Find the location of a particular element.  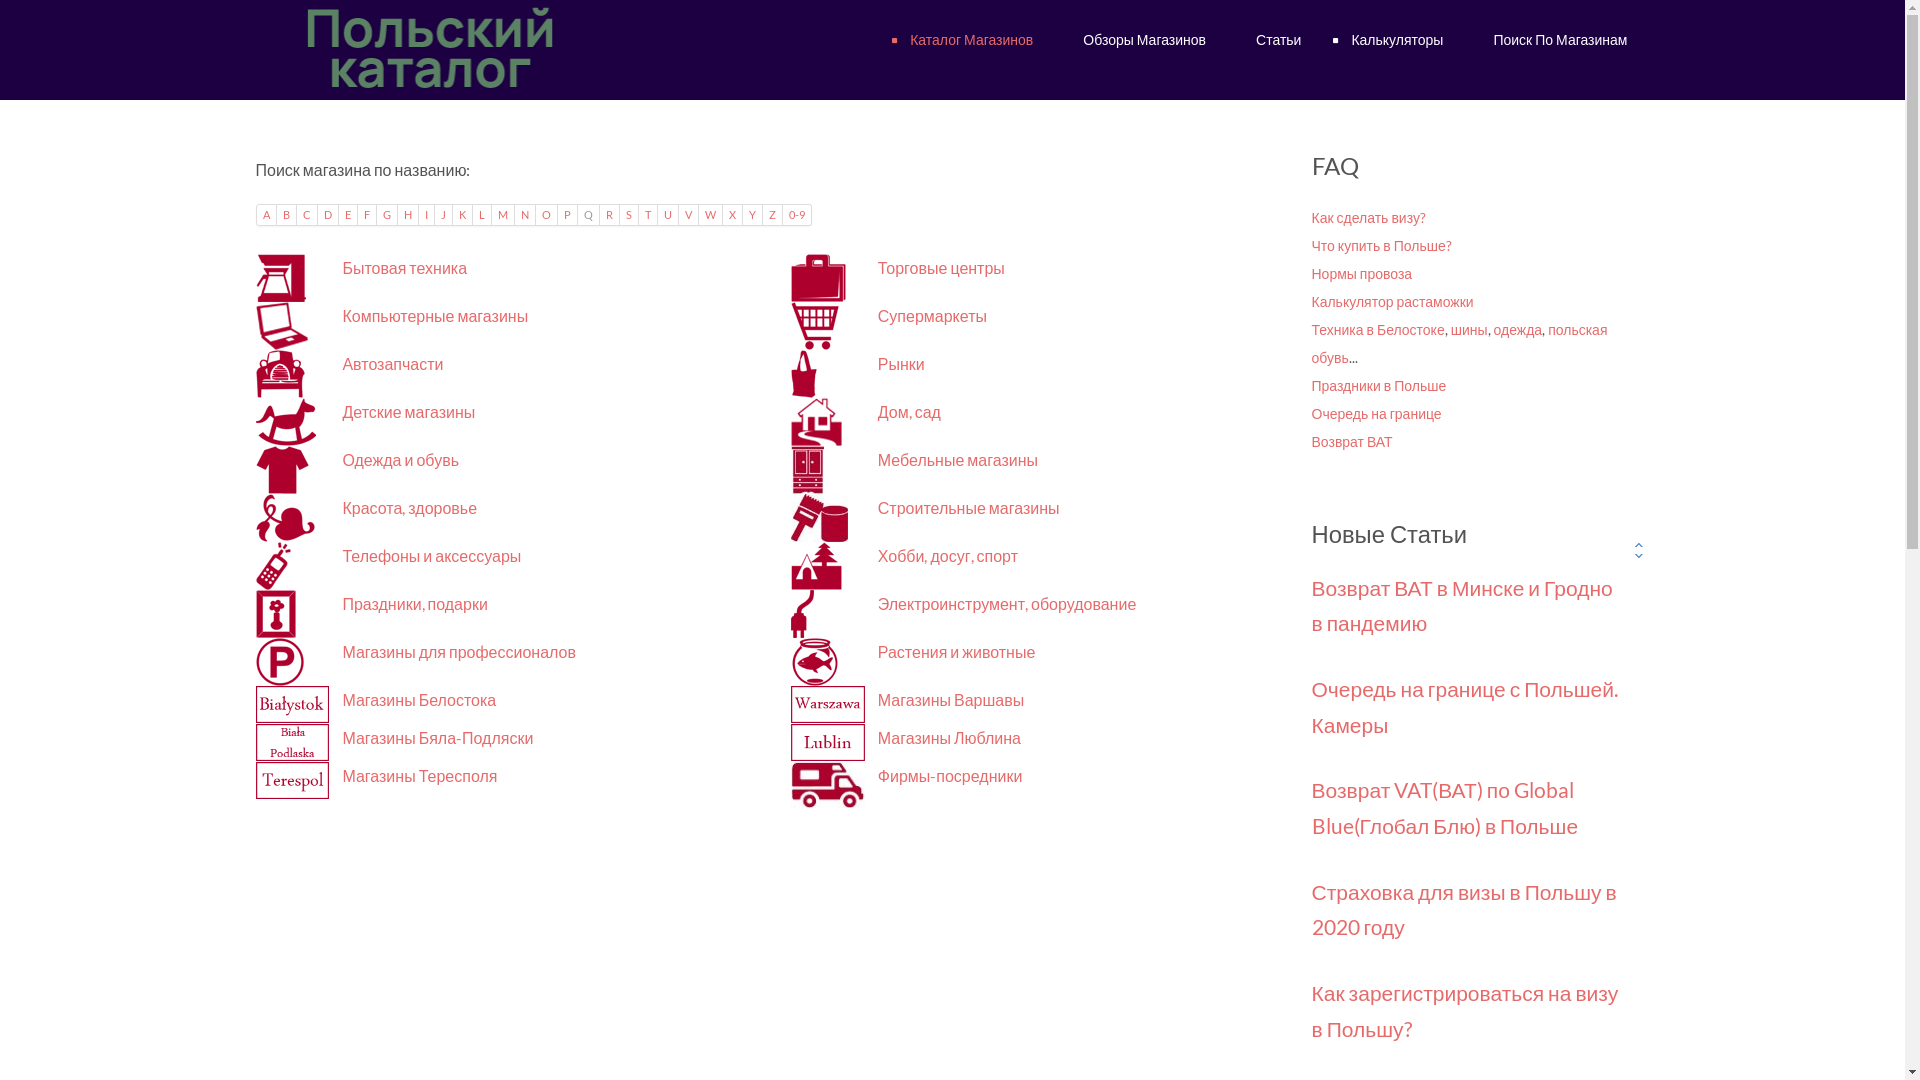

'Z' is located at coordinates (771, 215).